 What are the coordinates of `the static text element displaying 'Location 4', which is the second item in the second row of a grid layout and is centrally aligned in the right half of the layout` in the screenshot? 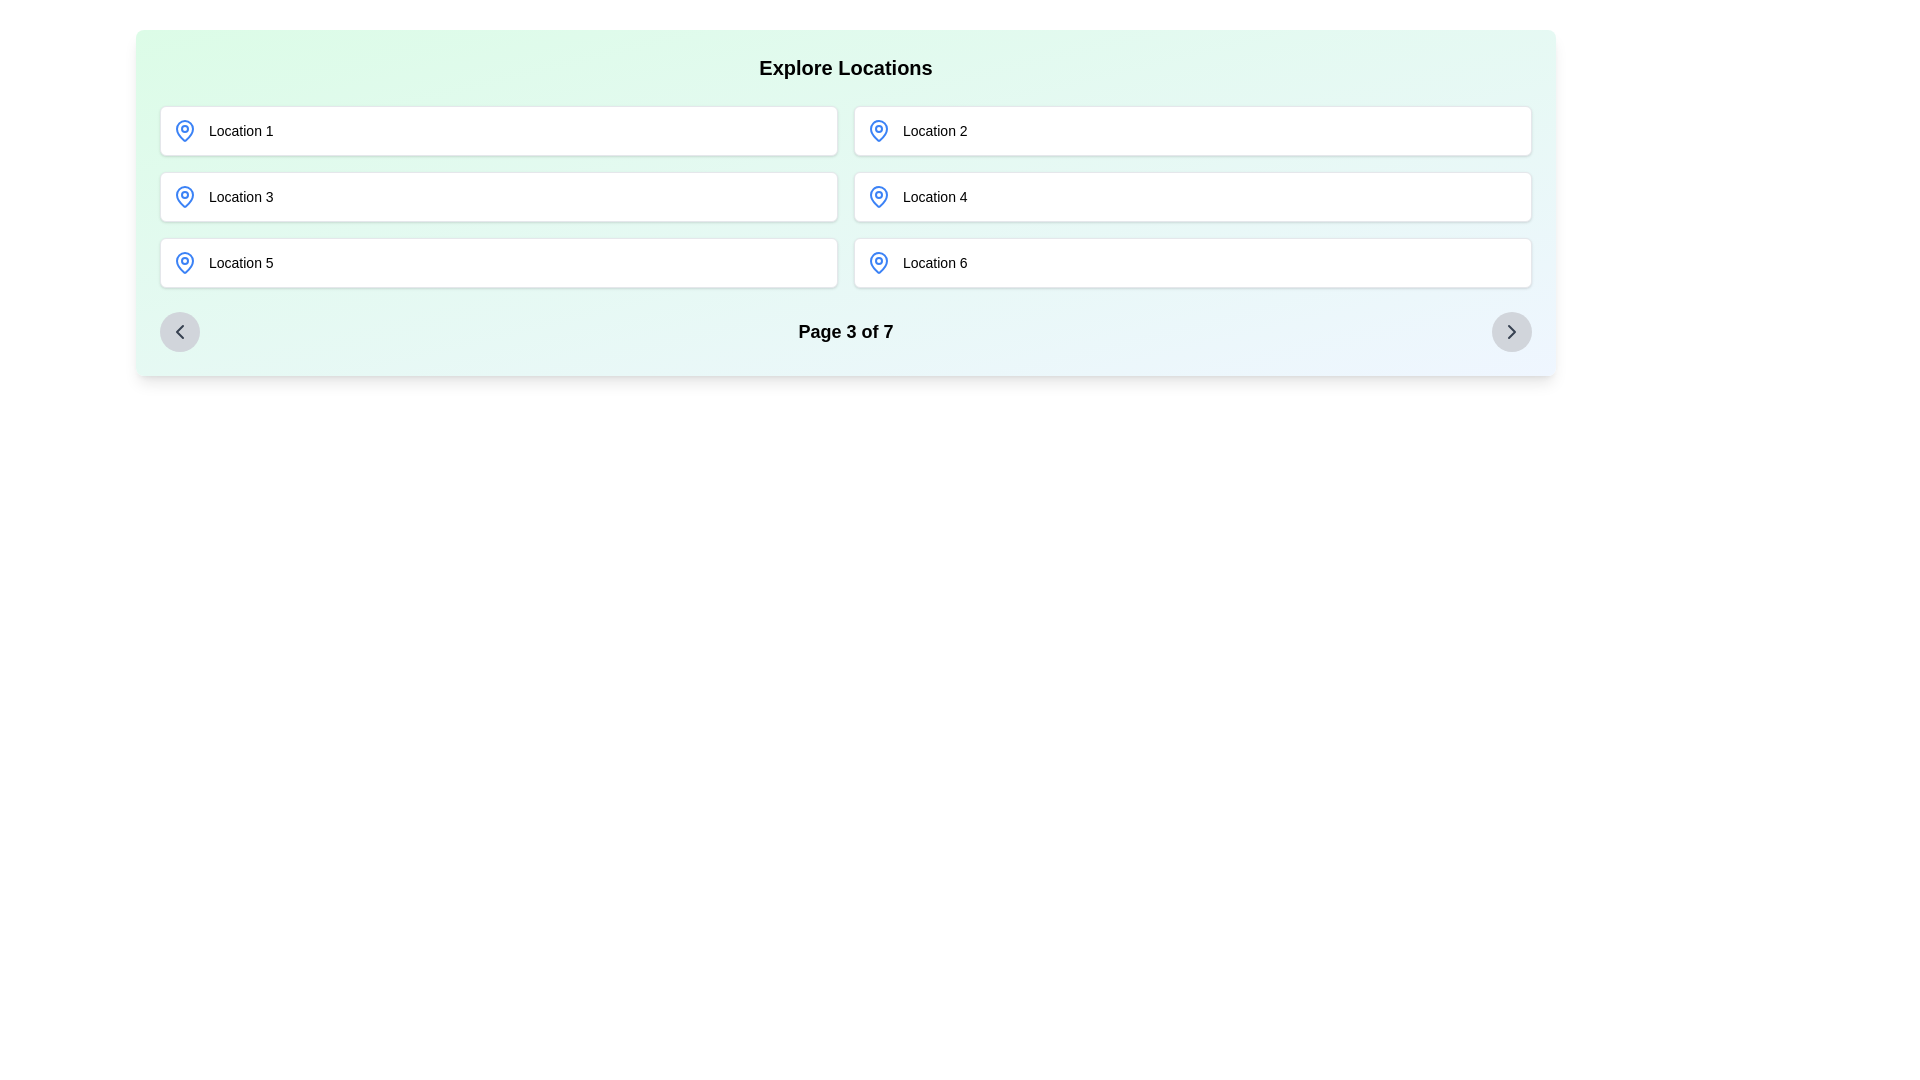 It's located at (934, 196).